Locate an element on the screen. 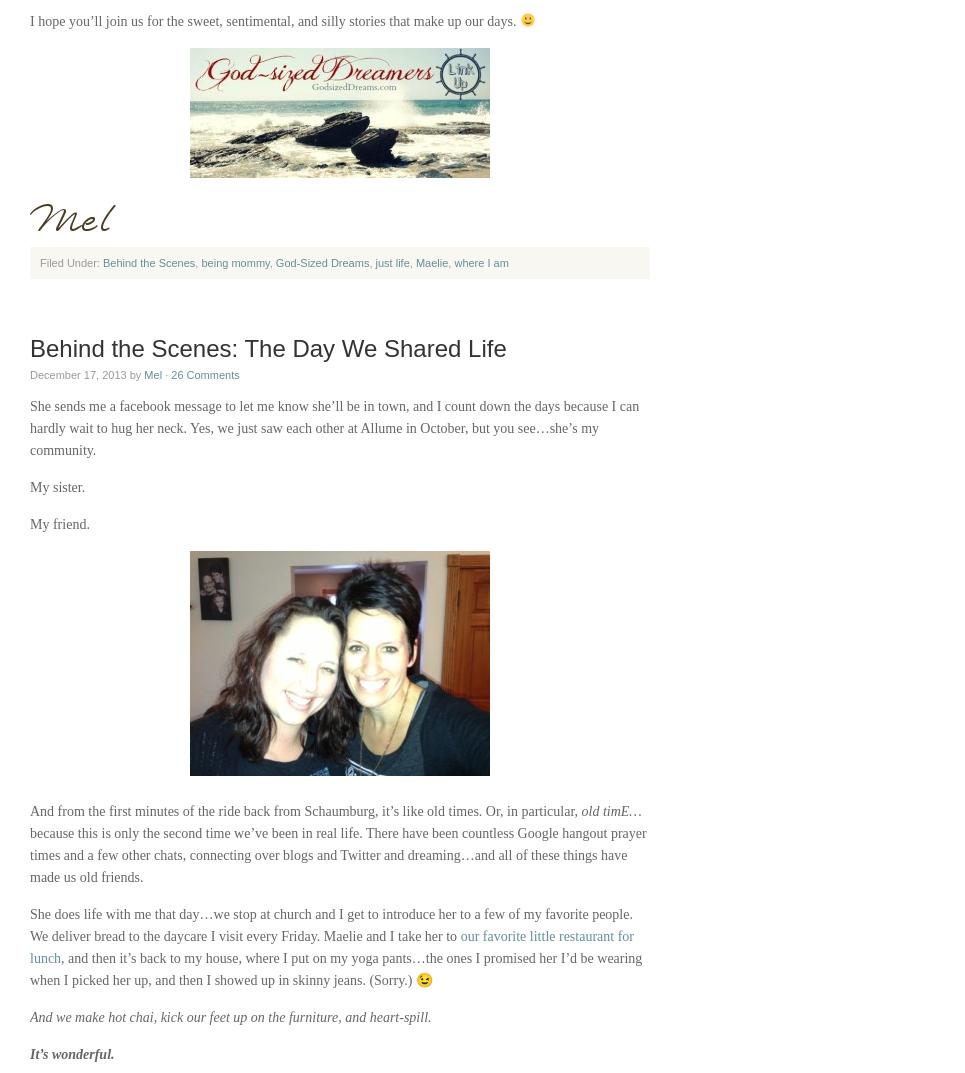 The height and width of the screenshot is (1073, 965). 'I hope you’ll join us for the sweet, sentimental, and silly stories that make up our days.' is located at coordinates (29, 20).